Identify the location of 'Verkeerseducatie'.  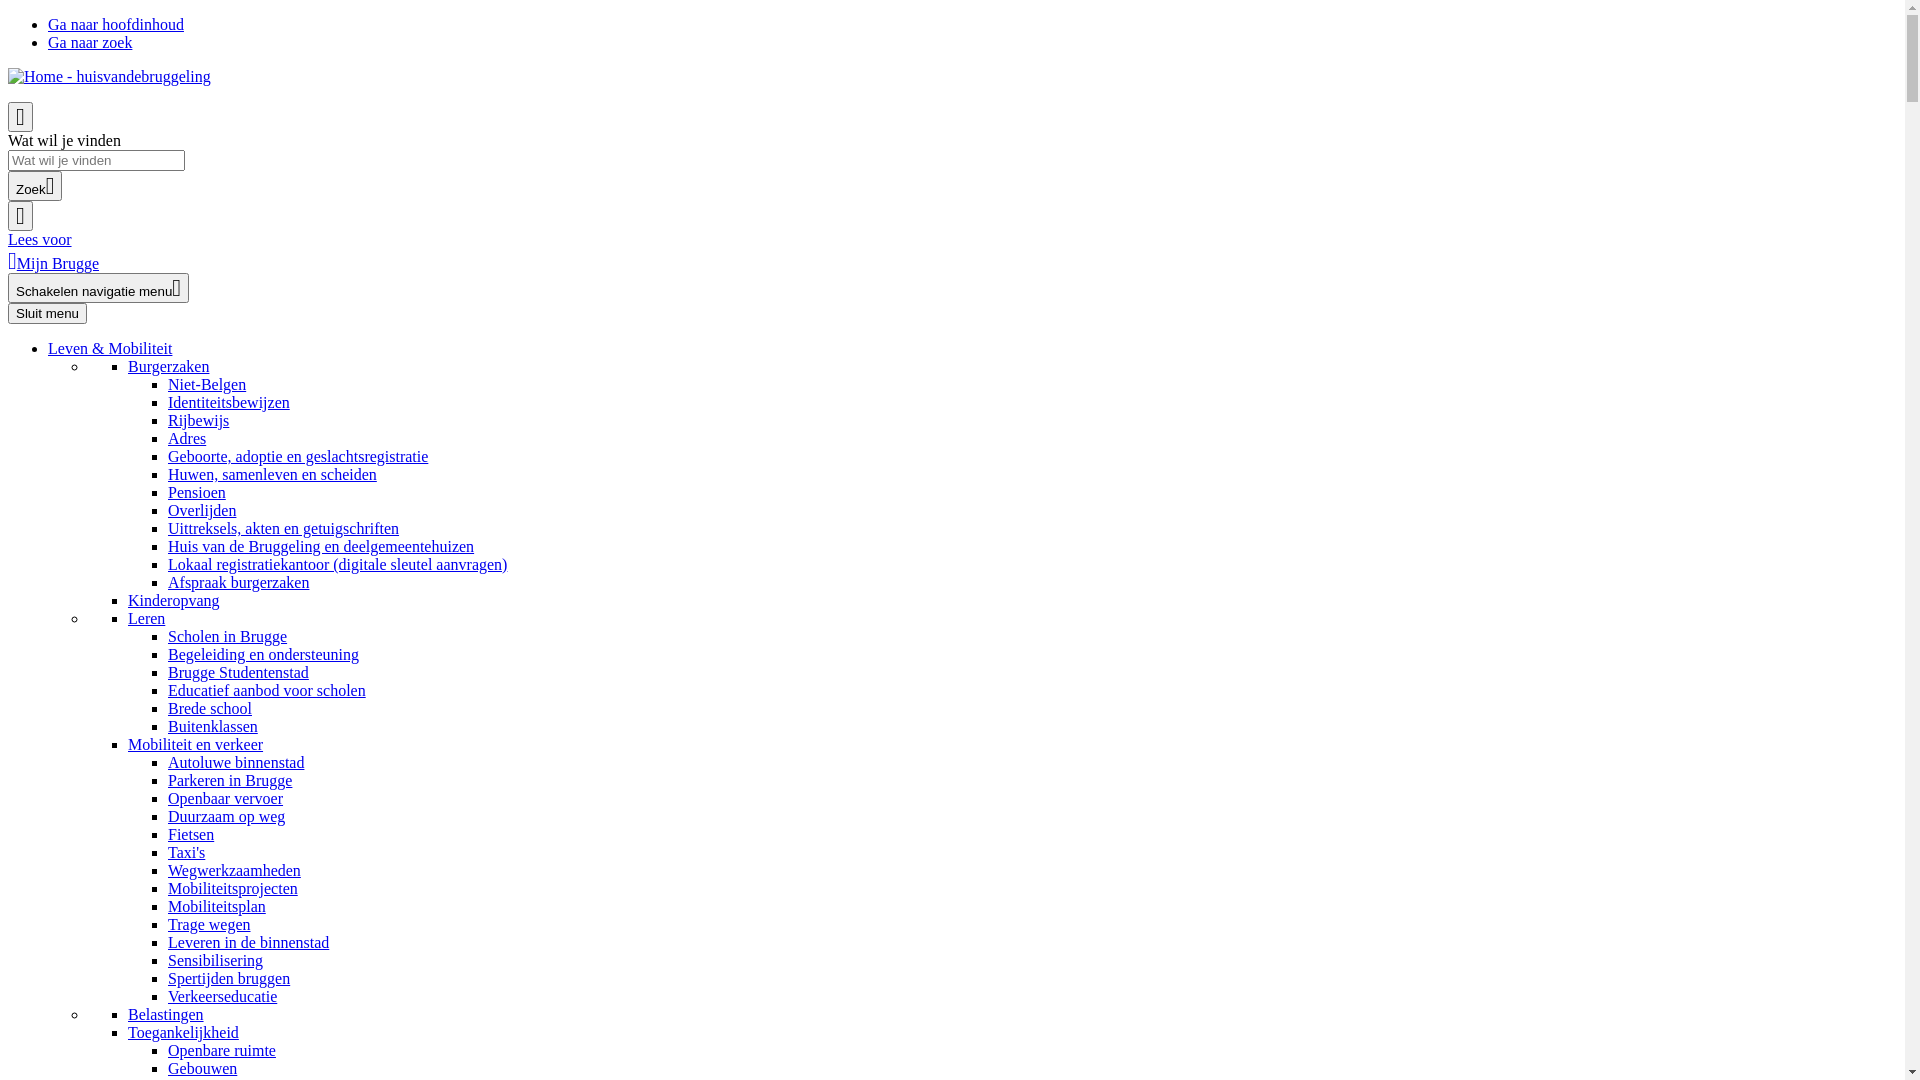
(222, 996).